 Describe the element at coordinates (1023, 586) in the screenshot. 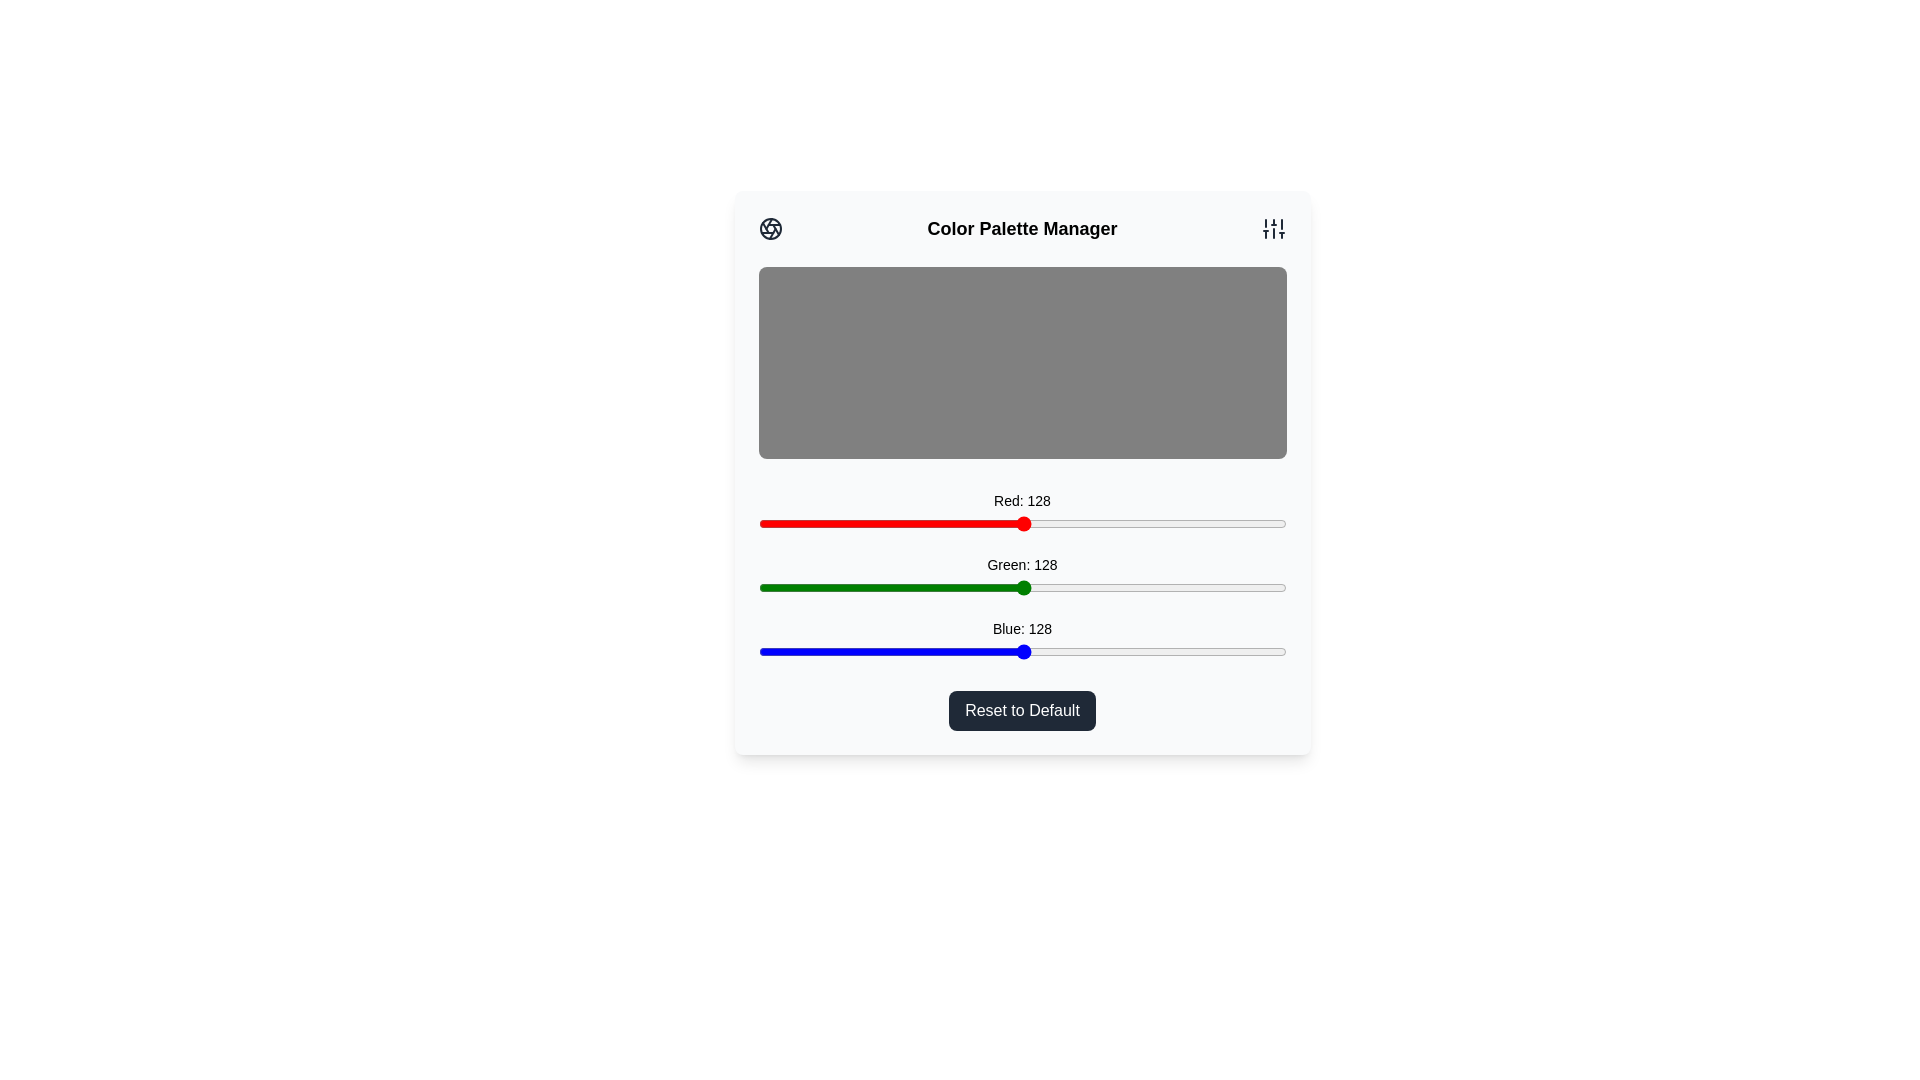

I see `the green slider to set the green intensity to 128` at that location.